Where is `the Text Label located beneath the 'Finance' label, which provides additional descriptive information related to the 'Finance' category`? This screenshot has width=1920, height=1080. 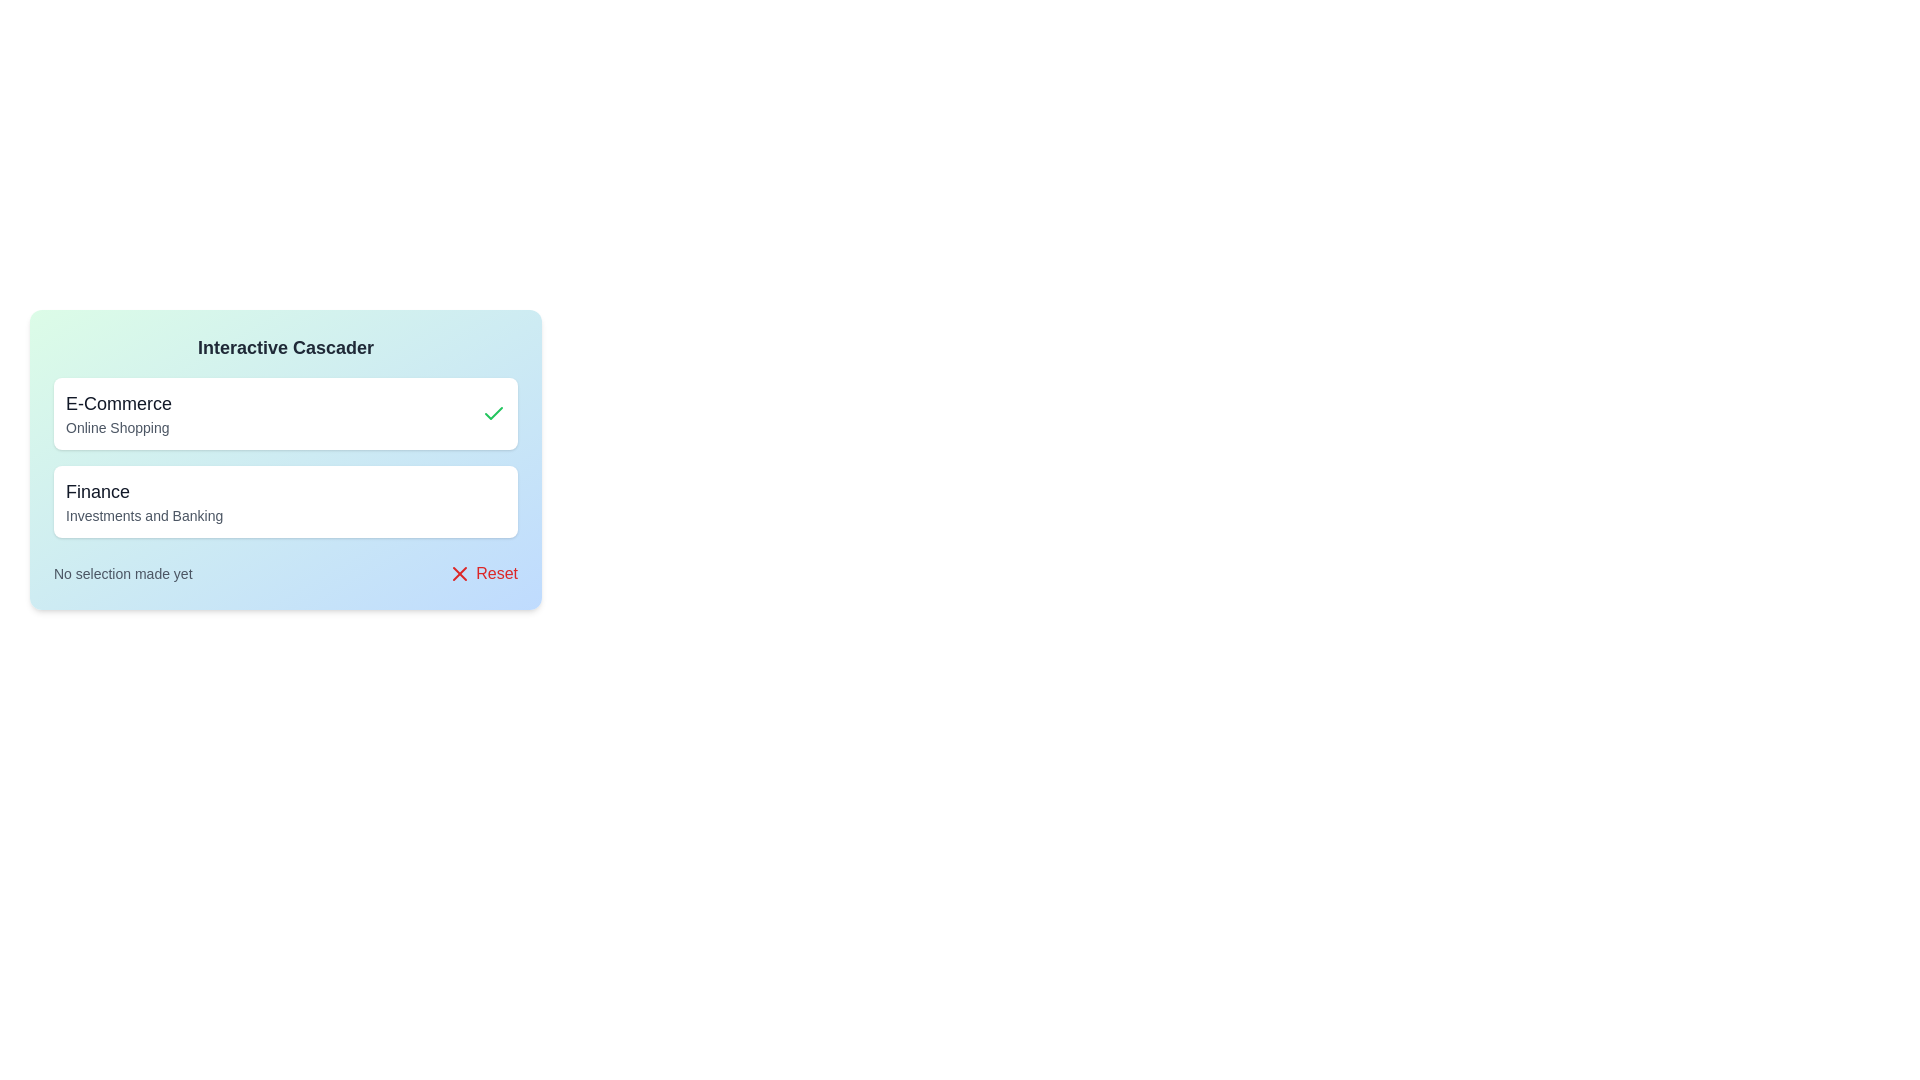 the Text Label located beneath the 'Finance' label, which provides additional descriptive information related to the 'Finance' category is located at coordinates (143, 515).